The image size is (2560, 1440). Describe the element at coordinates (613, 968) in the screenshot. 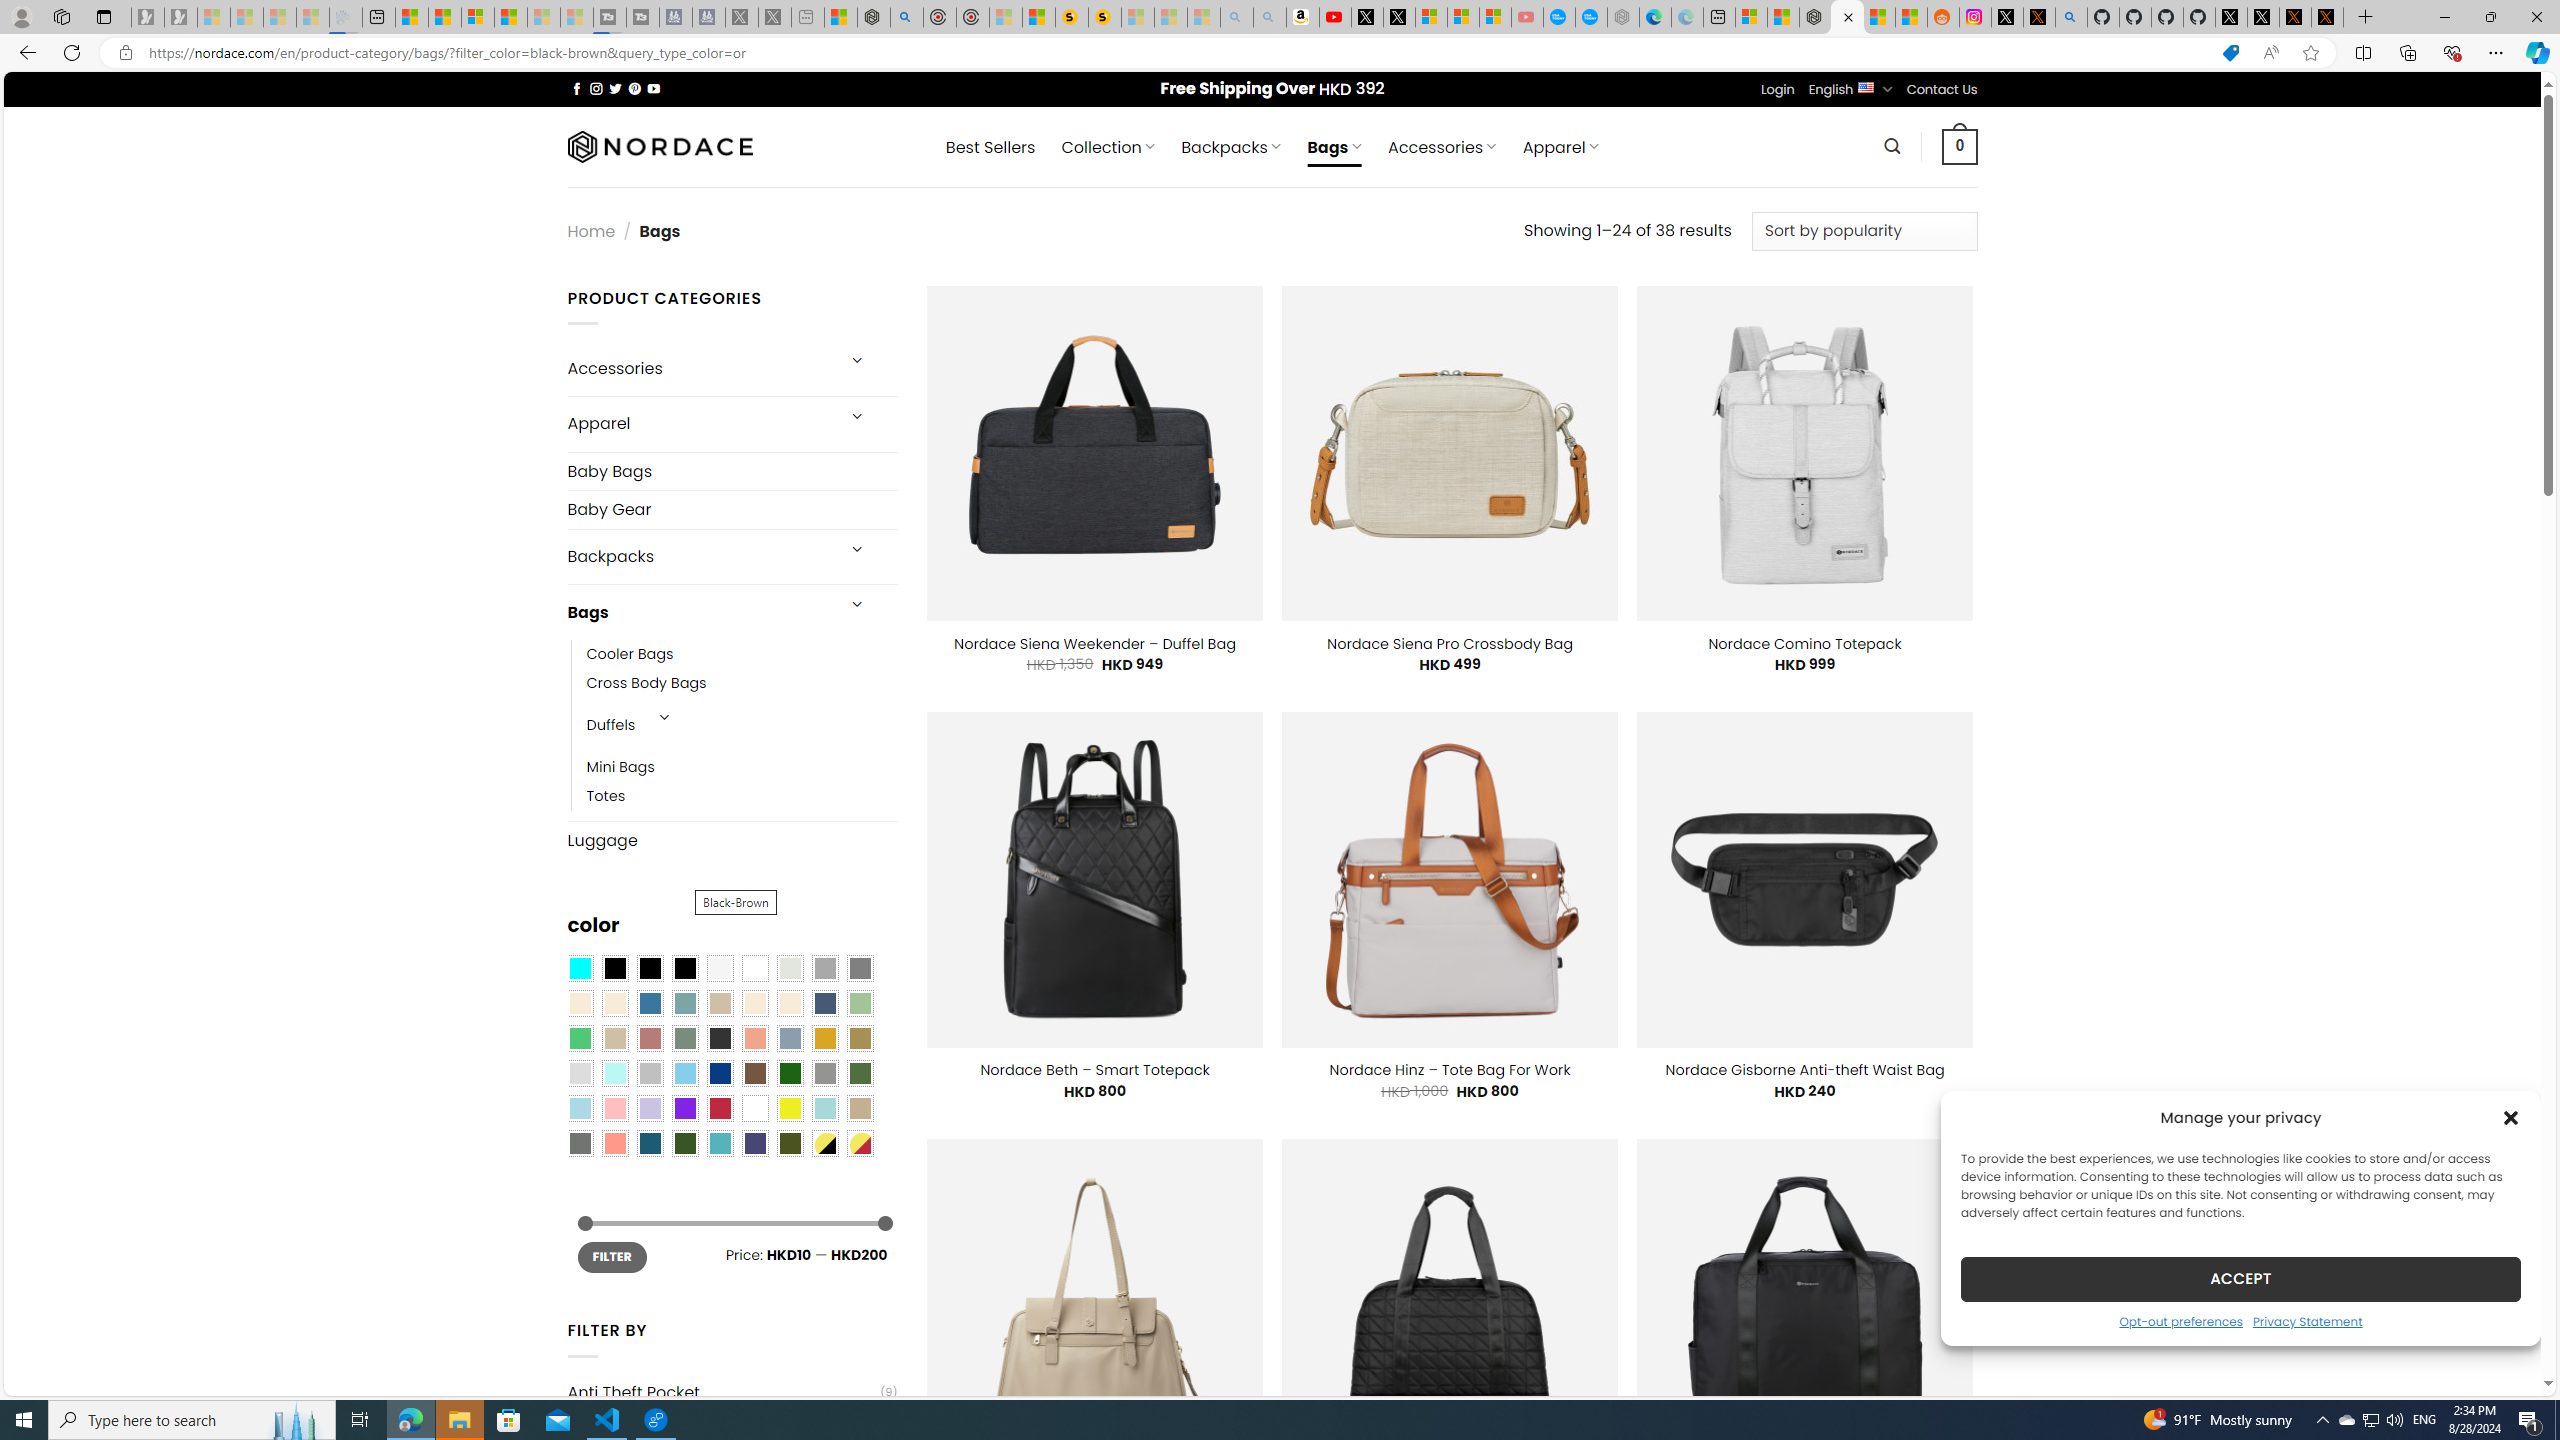

I see `'All Black'` at that location.